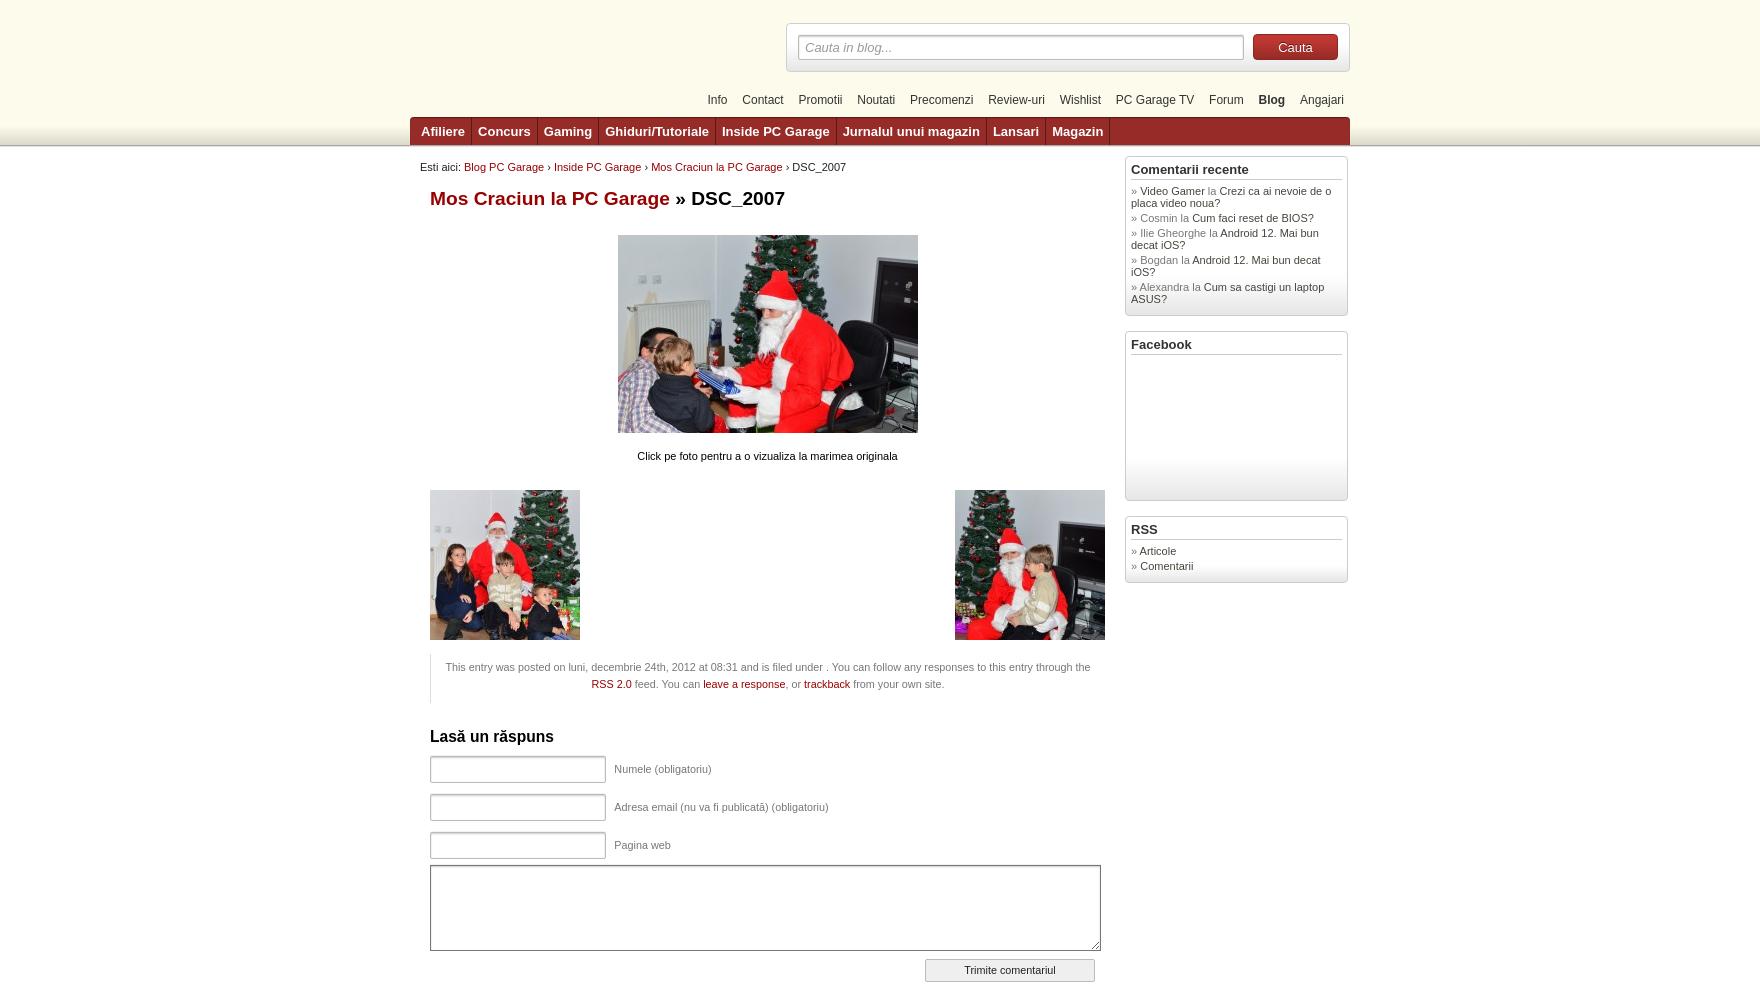 The width and height of the screenshot is (1760, 1000). What do you see at coordinates (1165, 565) in the screenshot?
I see `'Comentarii'` at bounding box center [1165, 565].